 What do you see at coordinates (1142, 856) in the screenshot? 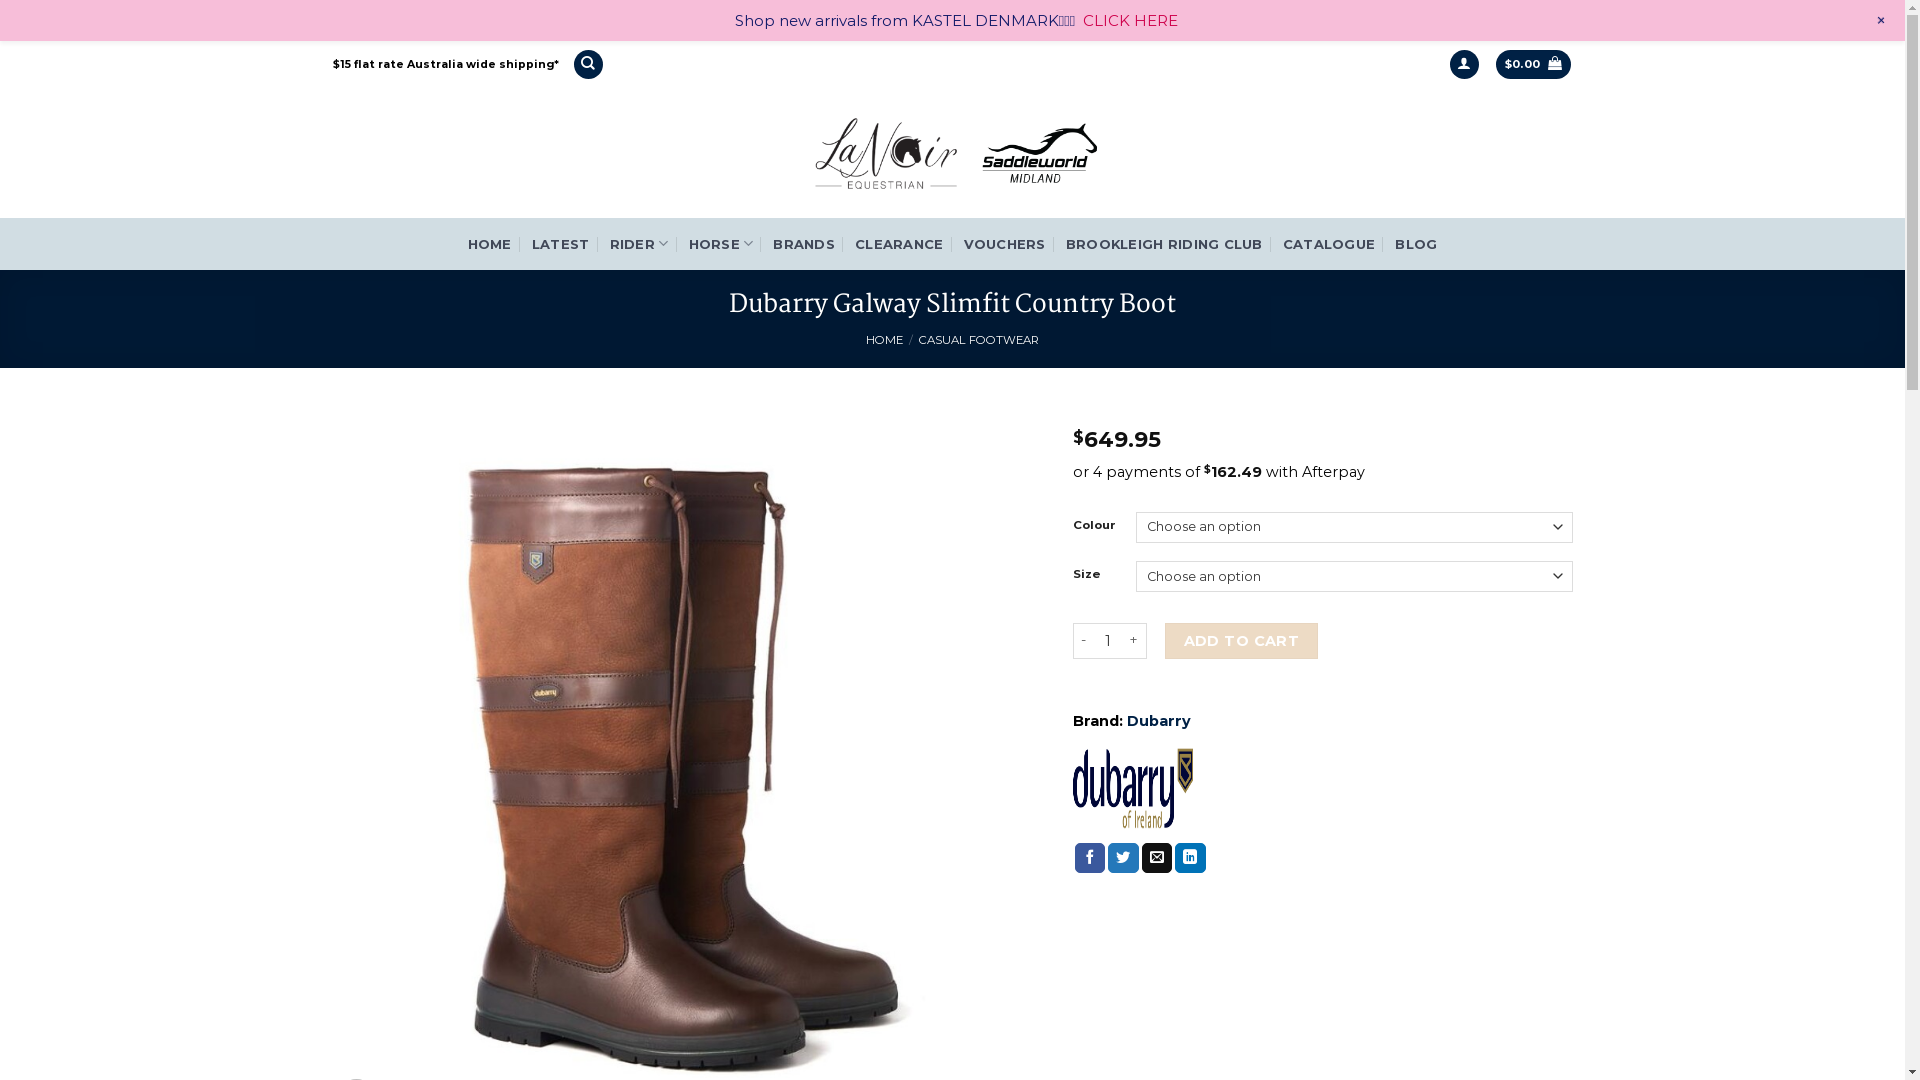
I see `'Email to a Friend'` at bounding box center [1142, 856].